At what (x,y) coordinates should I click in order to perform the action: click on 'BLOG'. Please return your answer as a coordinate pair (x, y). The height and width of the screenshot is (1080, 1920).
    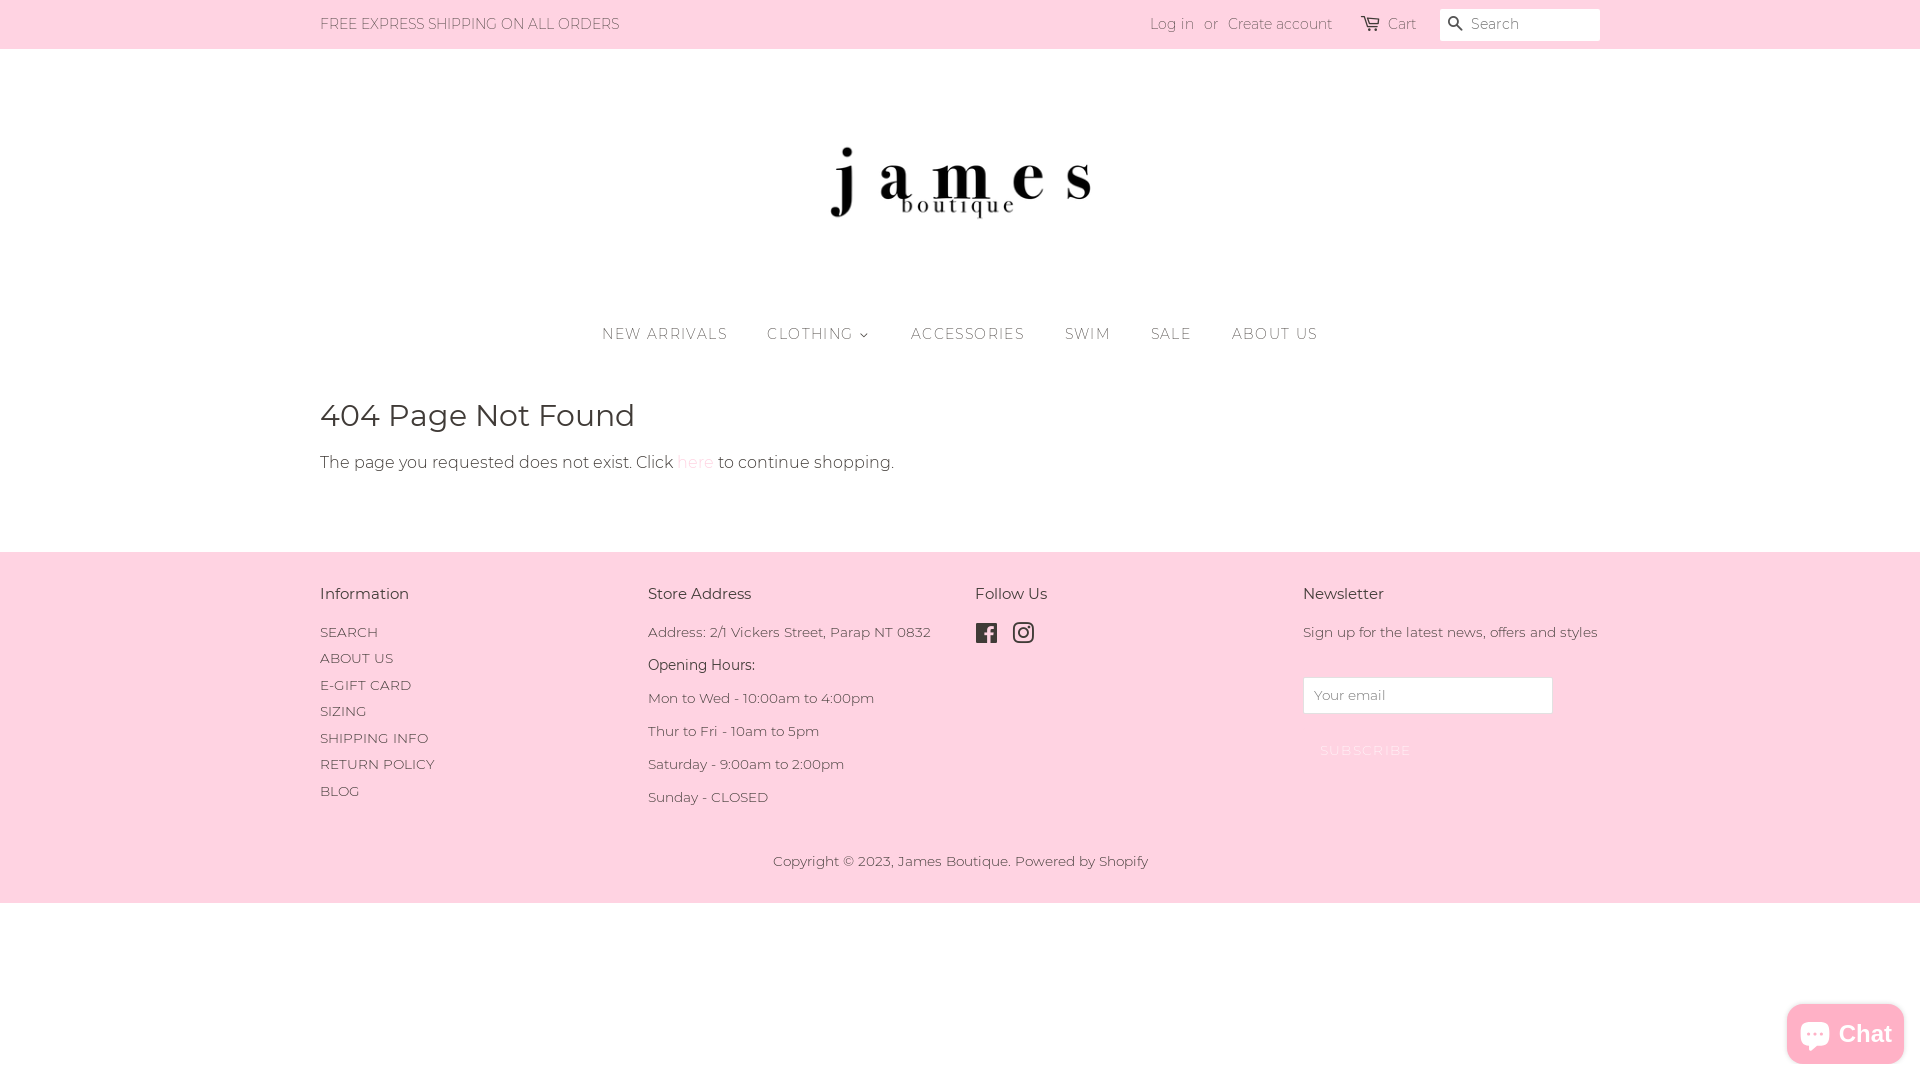
    Looking at the image, I should click on (340, 789).